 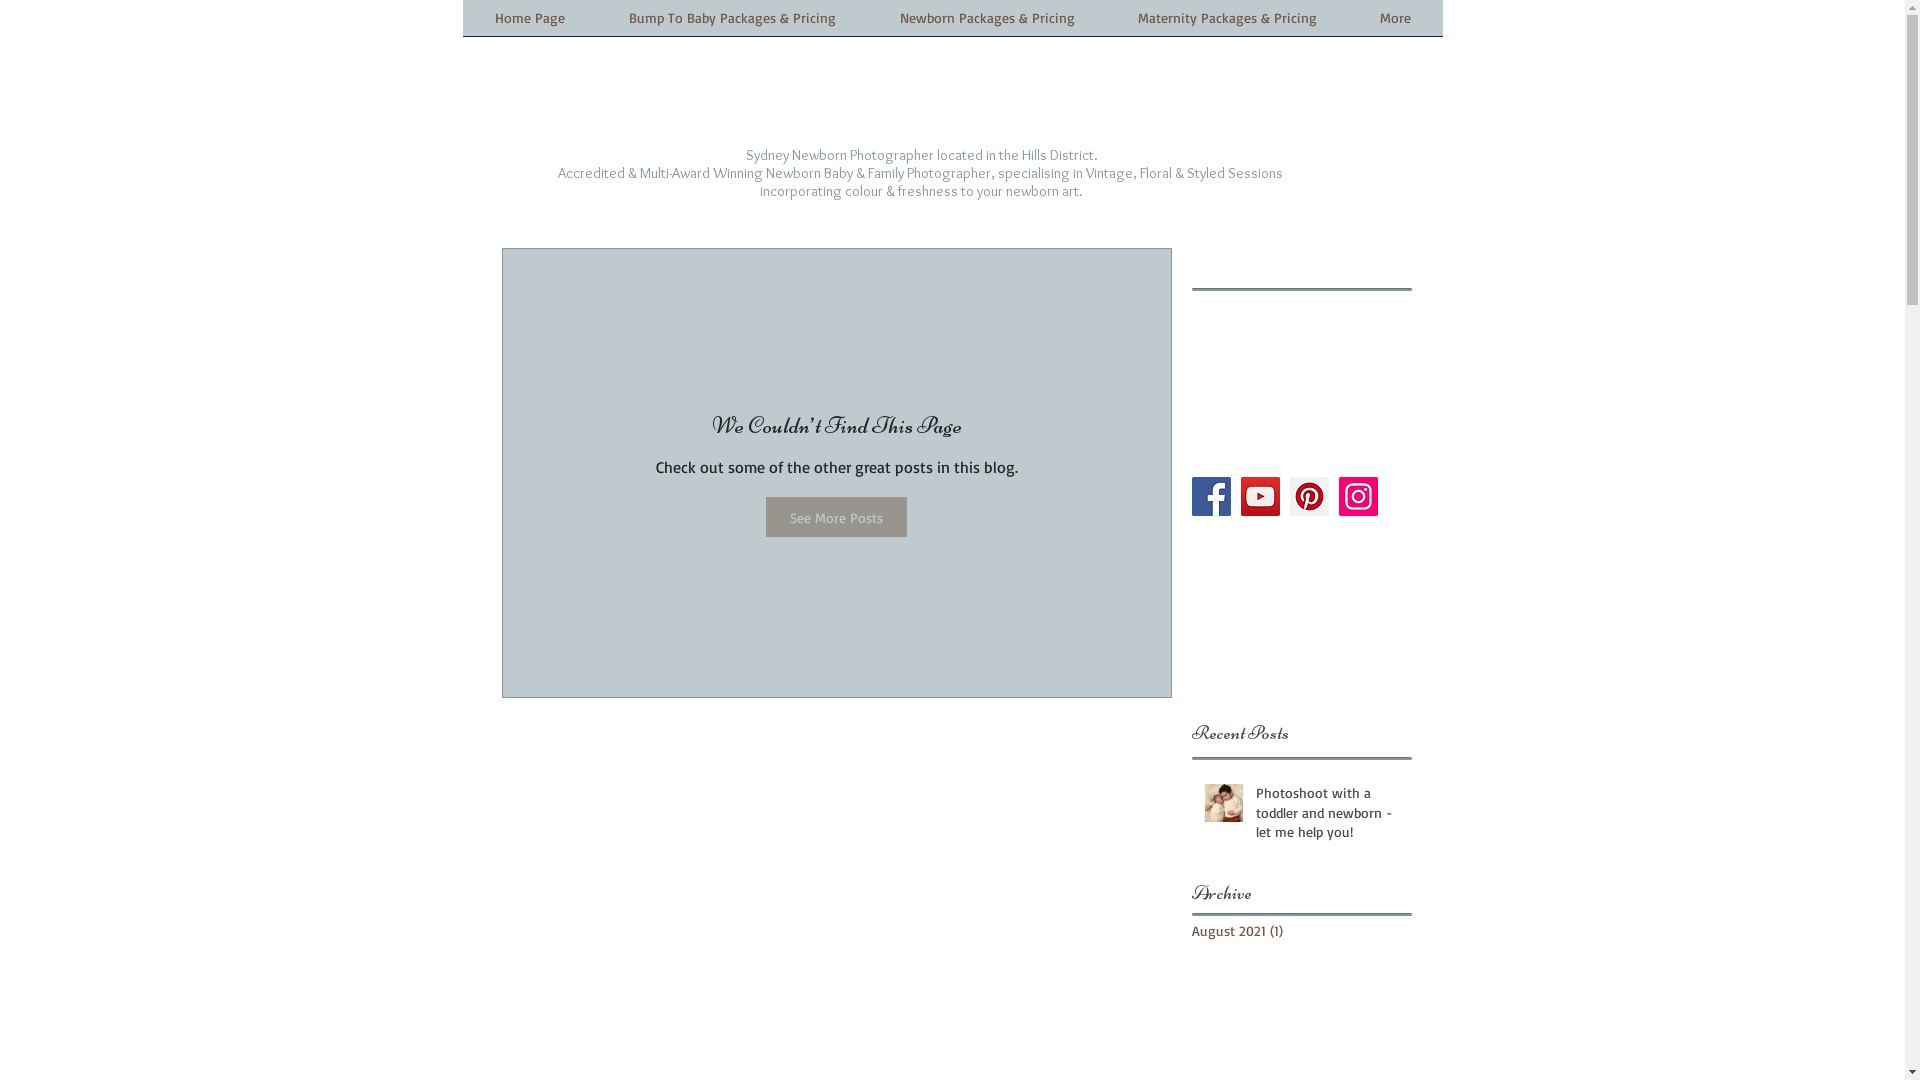 What do you see at coordinates (1328, 816) in the screenshot?
I see `'Photoshoot with a toddler and newborn - let me help you!'` at bounding box center [1328, 816].